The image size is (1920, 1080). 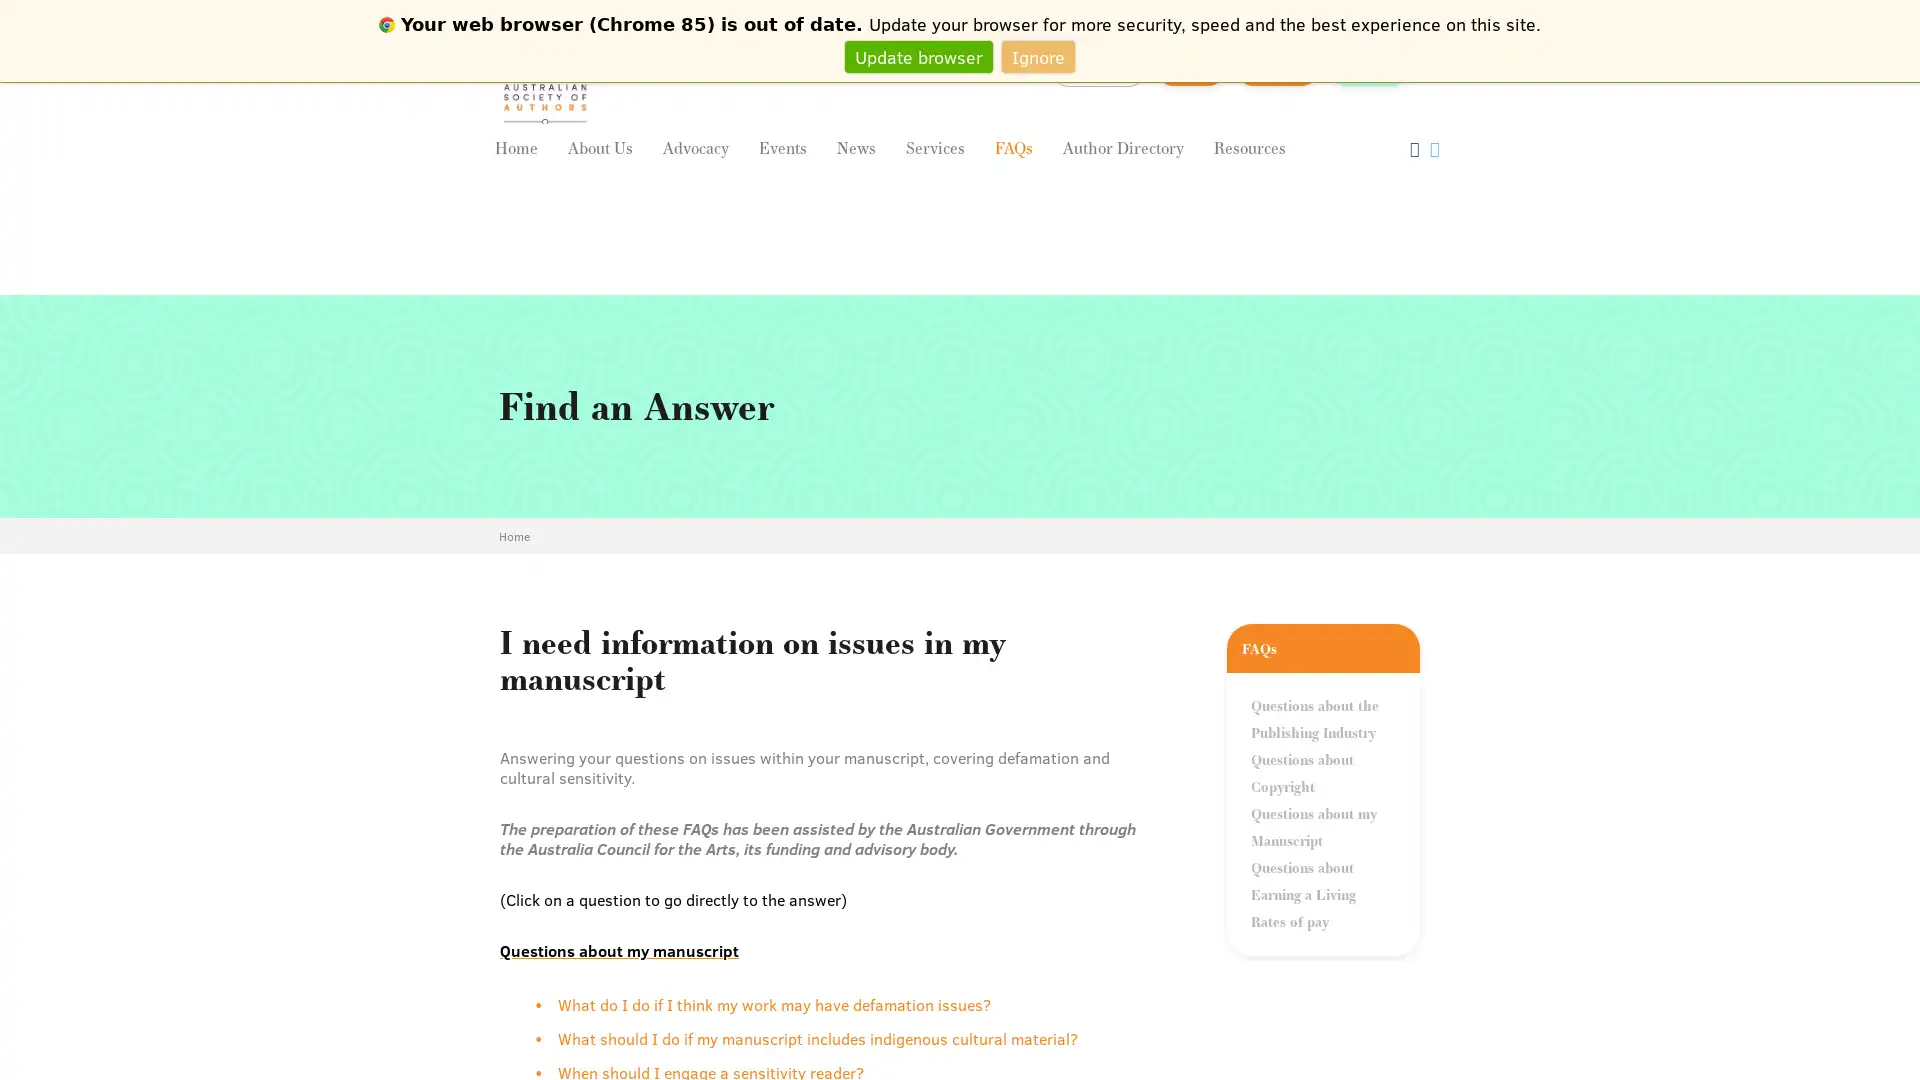 What do you see at coordinates (1038, 55) in the screenshot?
I see `Ignore` at bounding box center [1038, 55].